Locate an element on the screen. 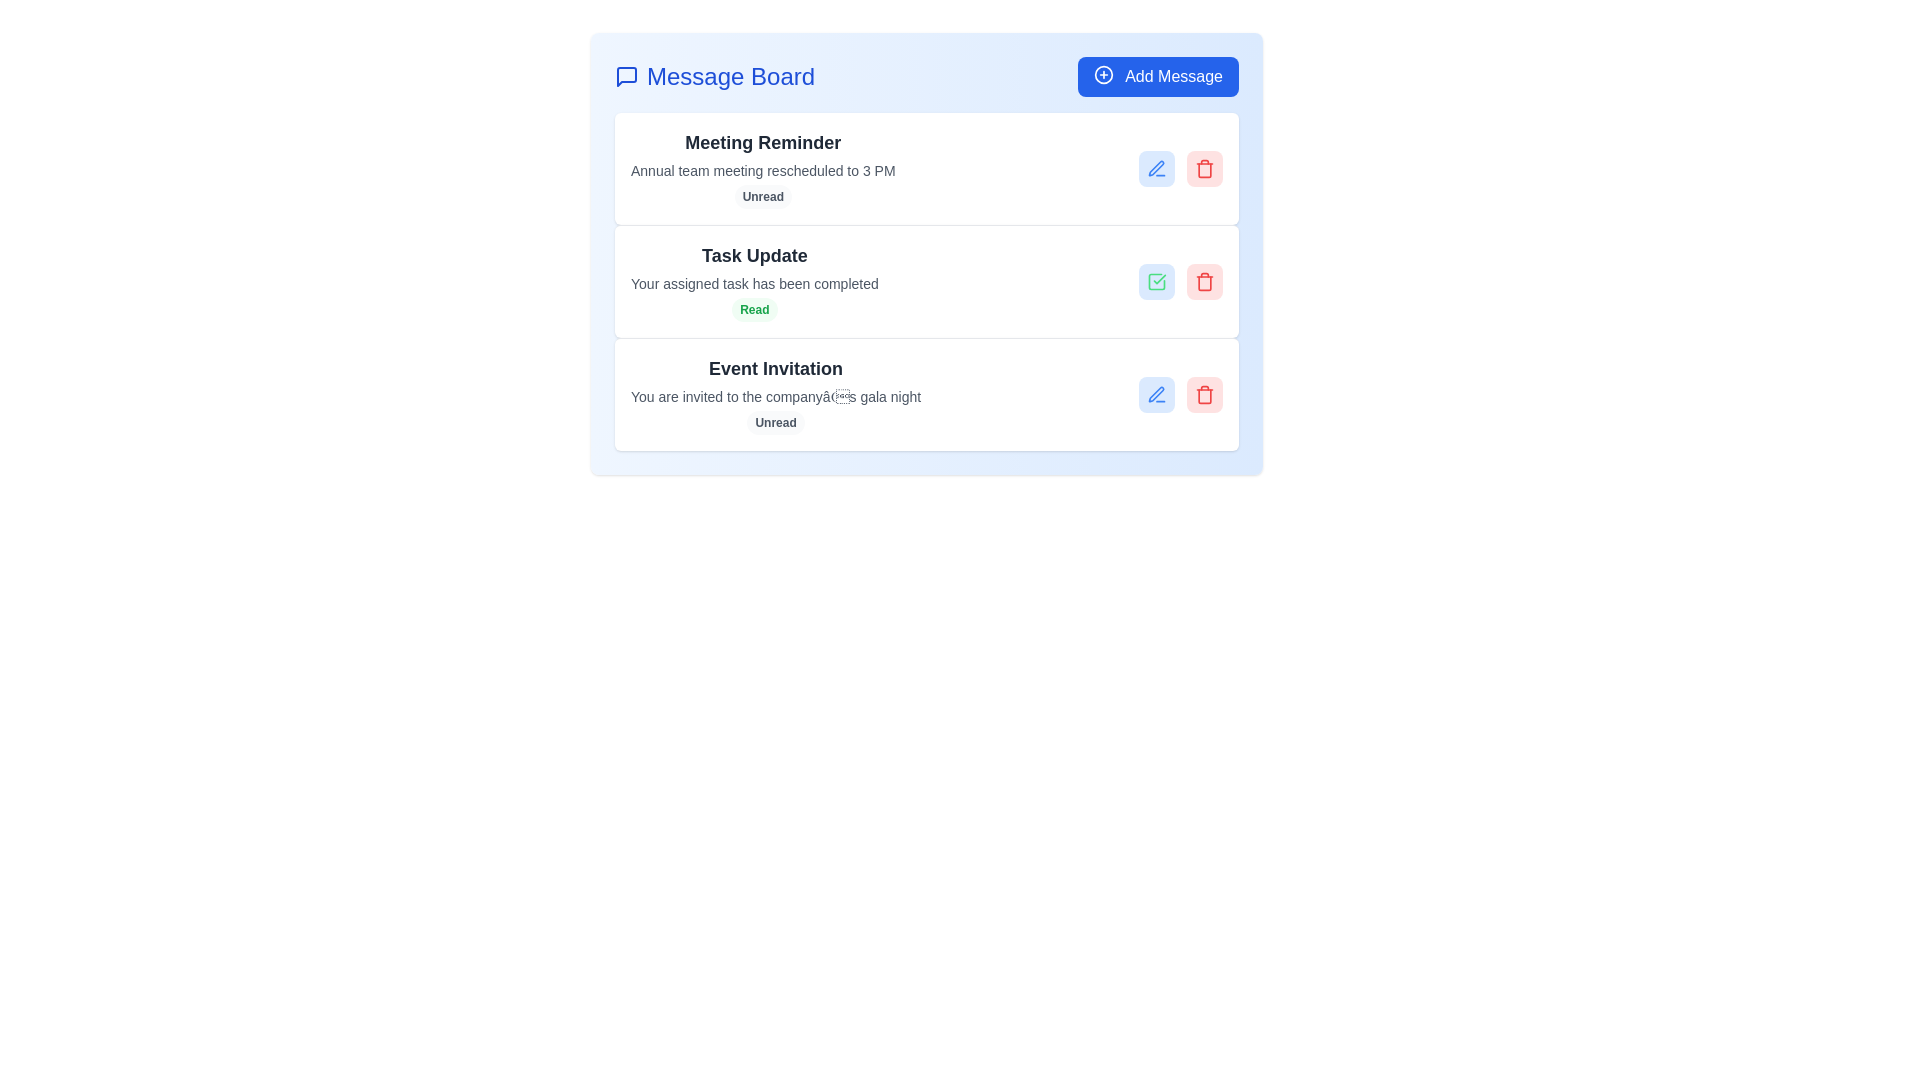 This screenshot has height=1080, width=1920. the 'Unread' label is located at coordinates (775, 422).